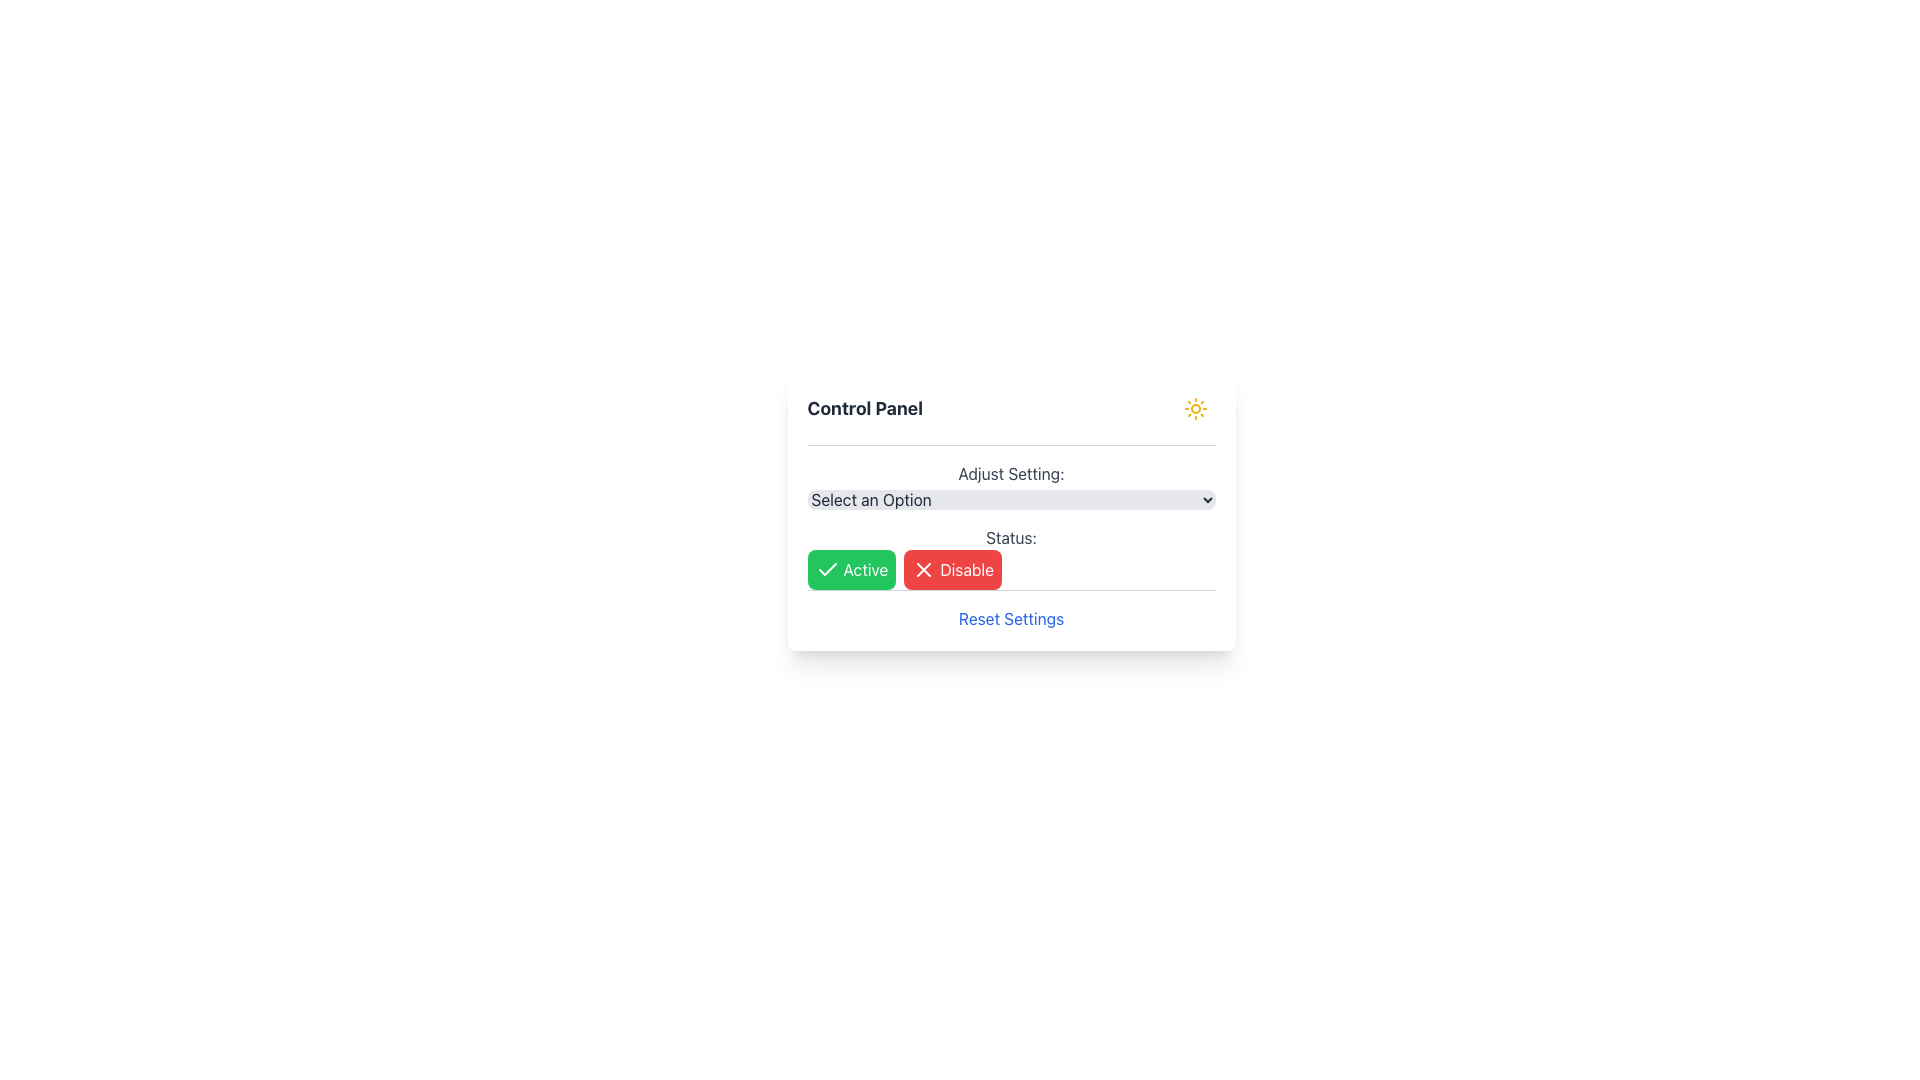 Image resolution: width=1920 pixels, height=1080 pixels. What do you see at coordinates (1011, 617) in the screenshot?
I see `the interactive text link labeled 'Reset Settings', which is styled with a blue-colored font and underlined, located at the bottom of the Control Panel section` at bounding box center [1011, 617].